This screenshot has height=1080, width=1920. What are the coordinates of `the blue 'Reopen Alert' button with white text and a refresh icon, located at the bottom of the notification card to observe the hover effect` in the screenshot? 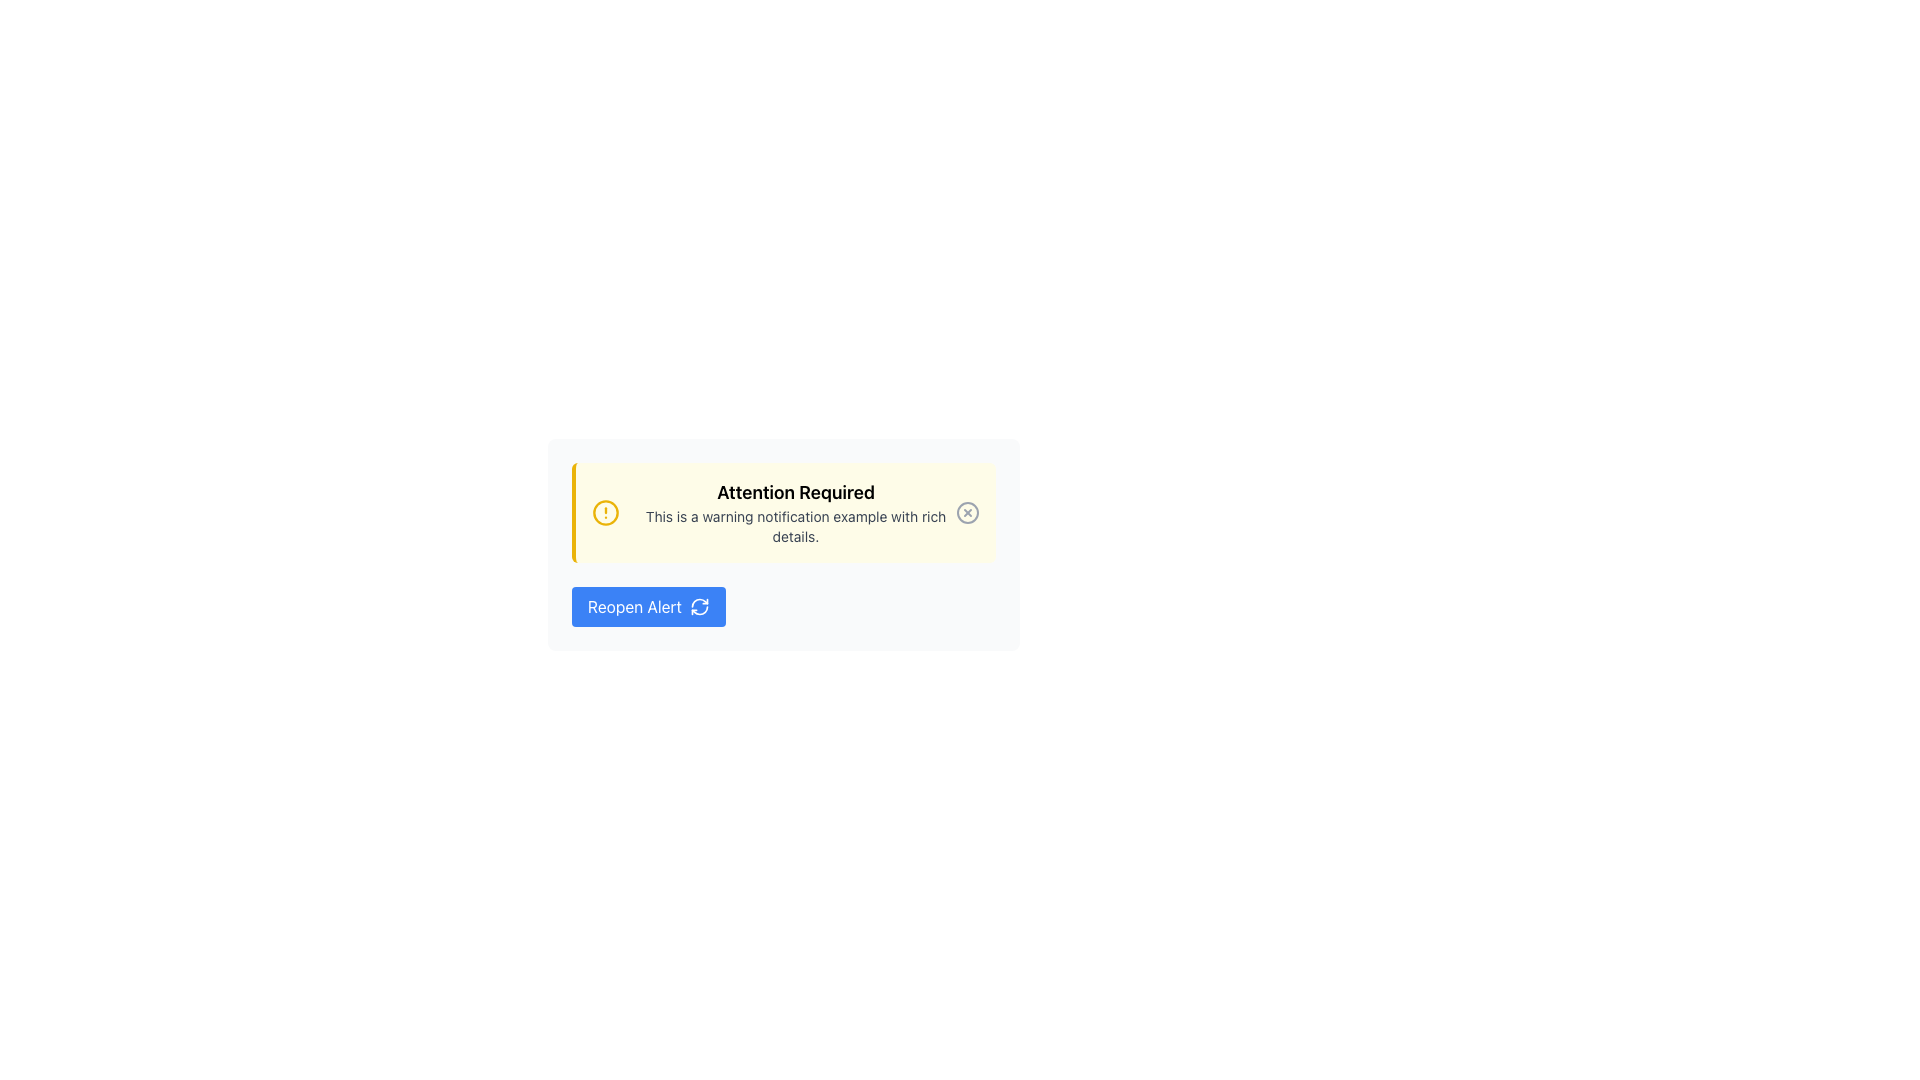 It's located at (648, 605).